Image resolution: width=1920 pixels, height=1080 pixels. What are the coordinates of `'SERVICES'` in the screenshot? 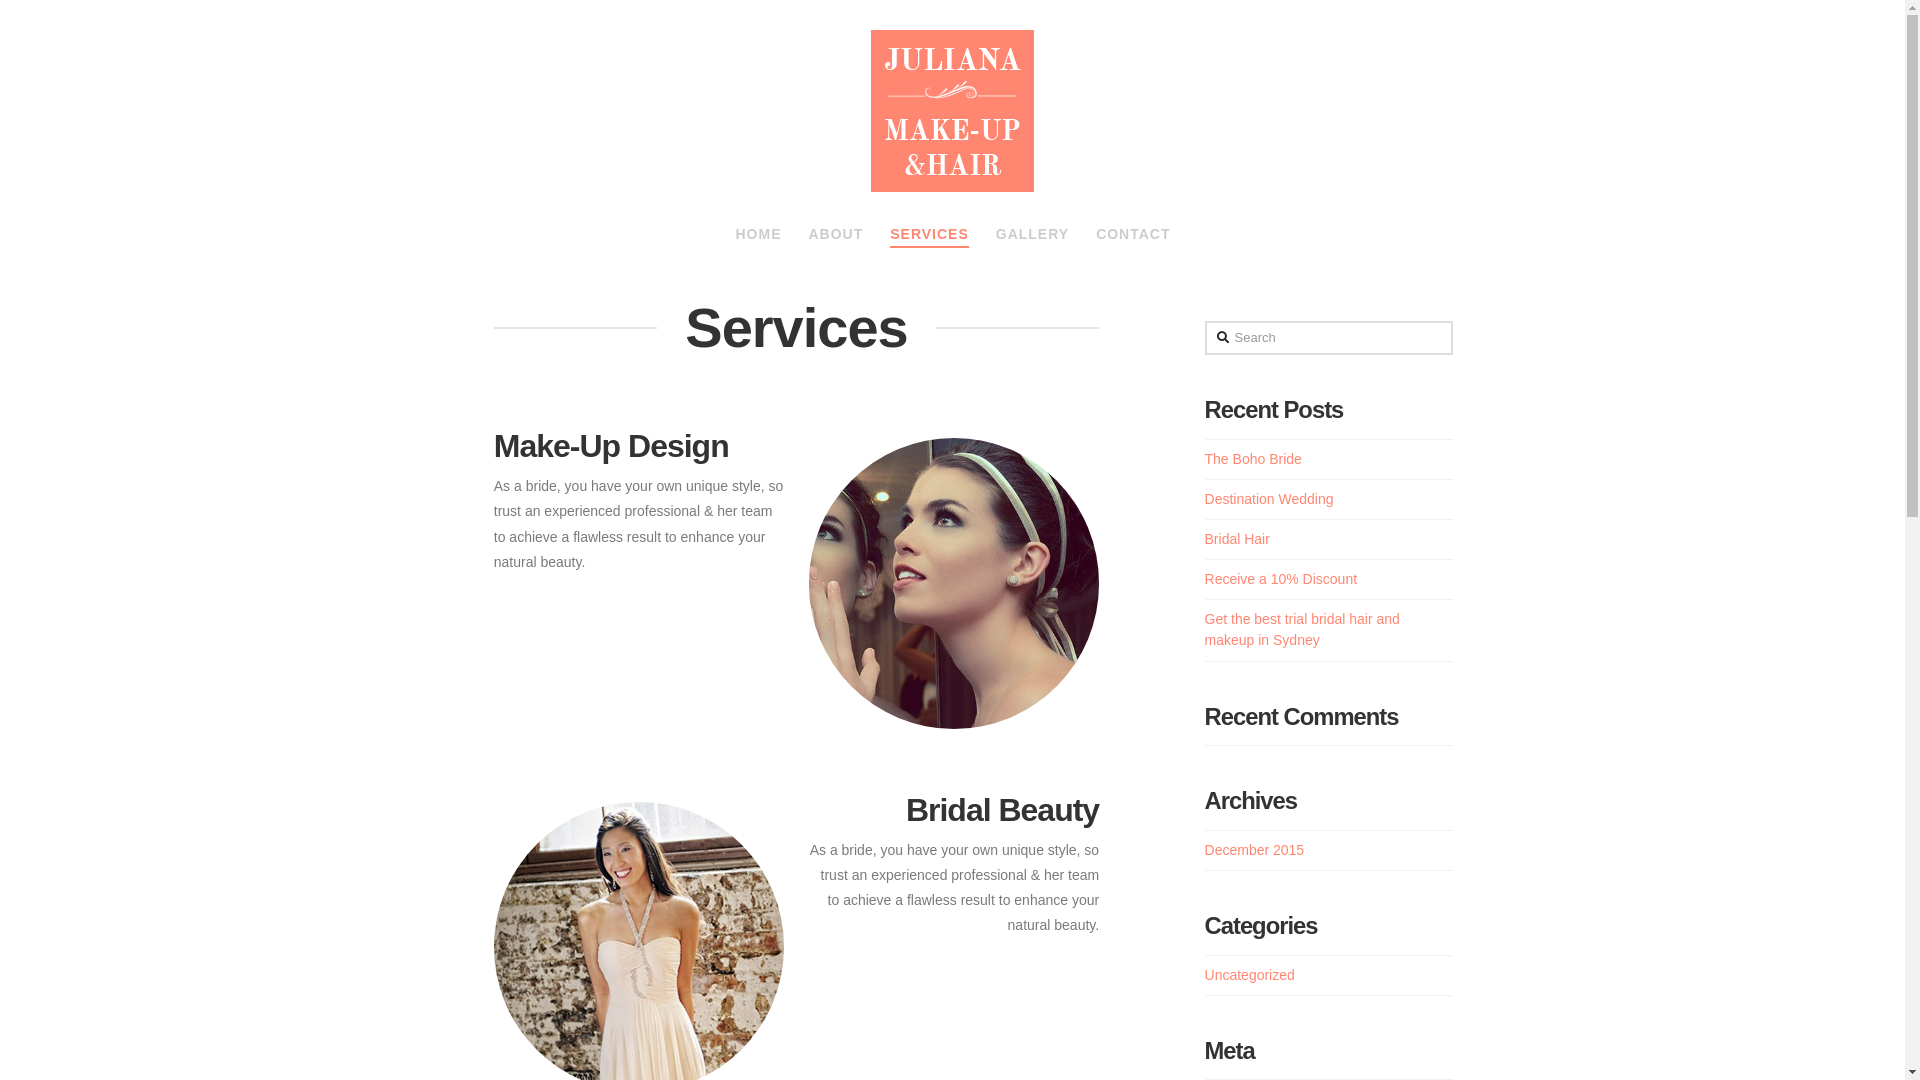 It's located at (875, 235).